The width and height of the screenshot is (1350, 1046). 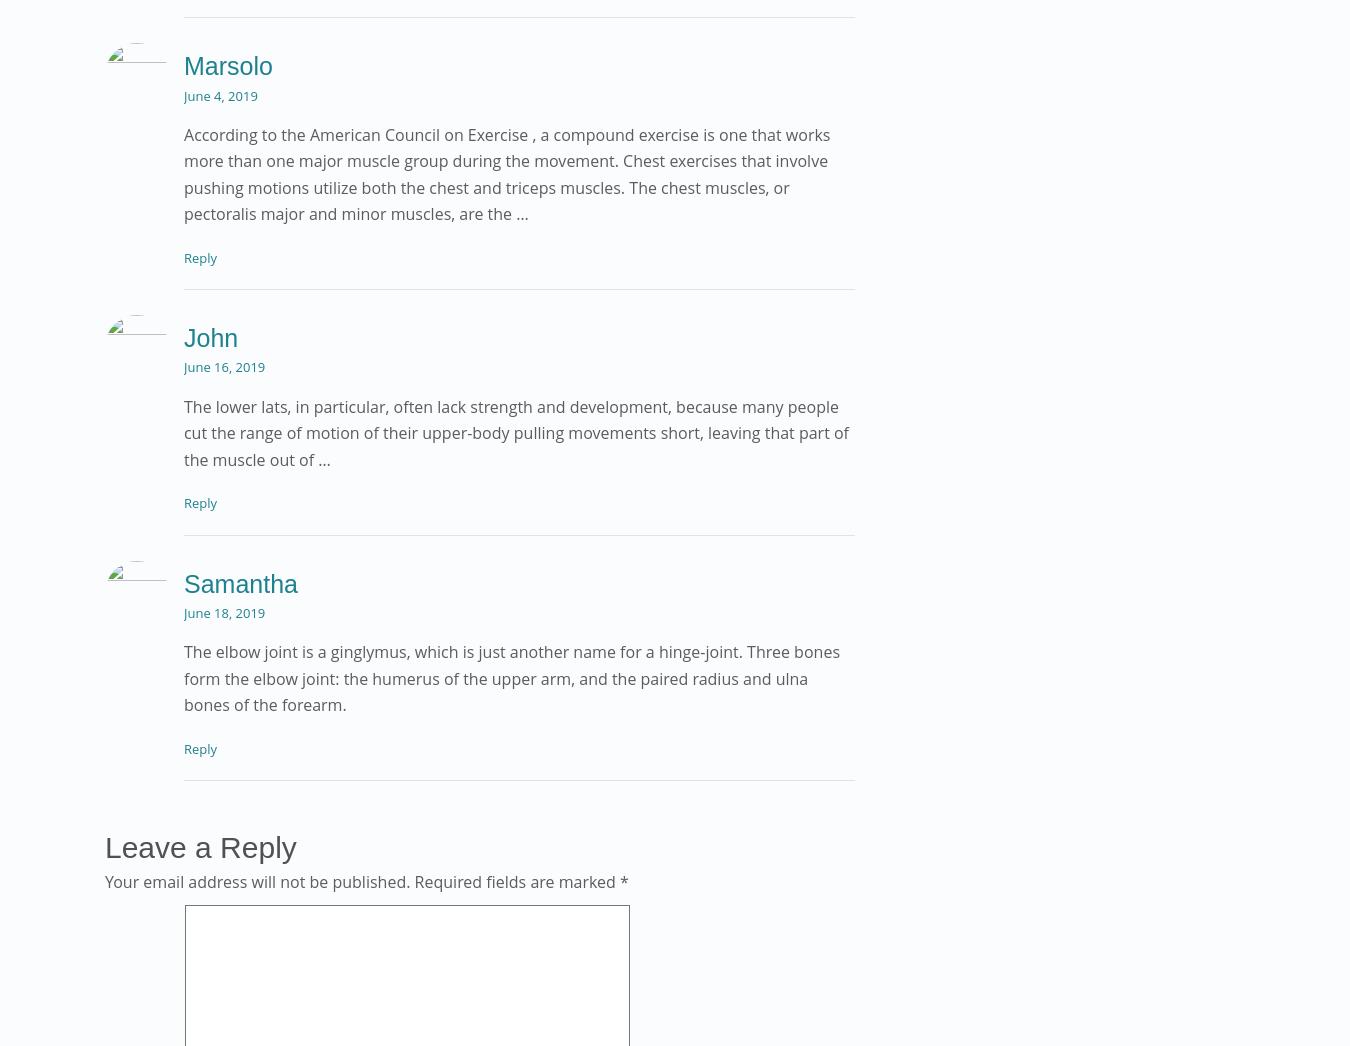 What do you see at coordinates (227, 66) in the screenshot?
I see `'Marsolo'` at bounding box center [227, 66].